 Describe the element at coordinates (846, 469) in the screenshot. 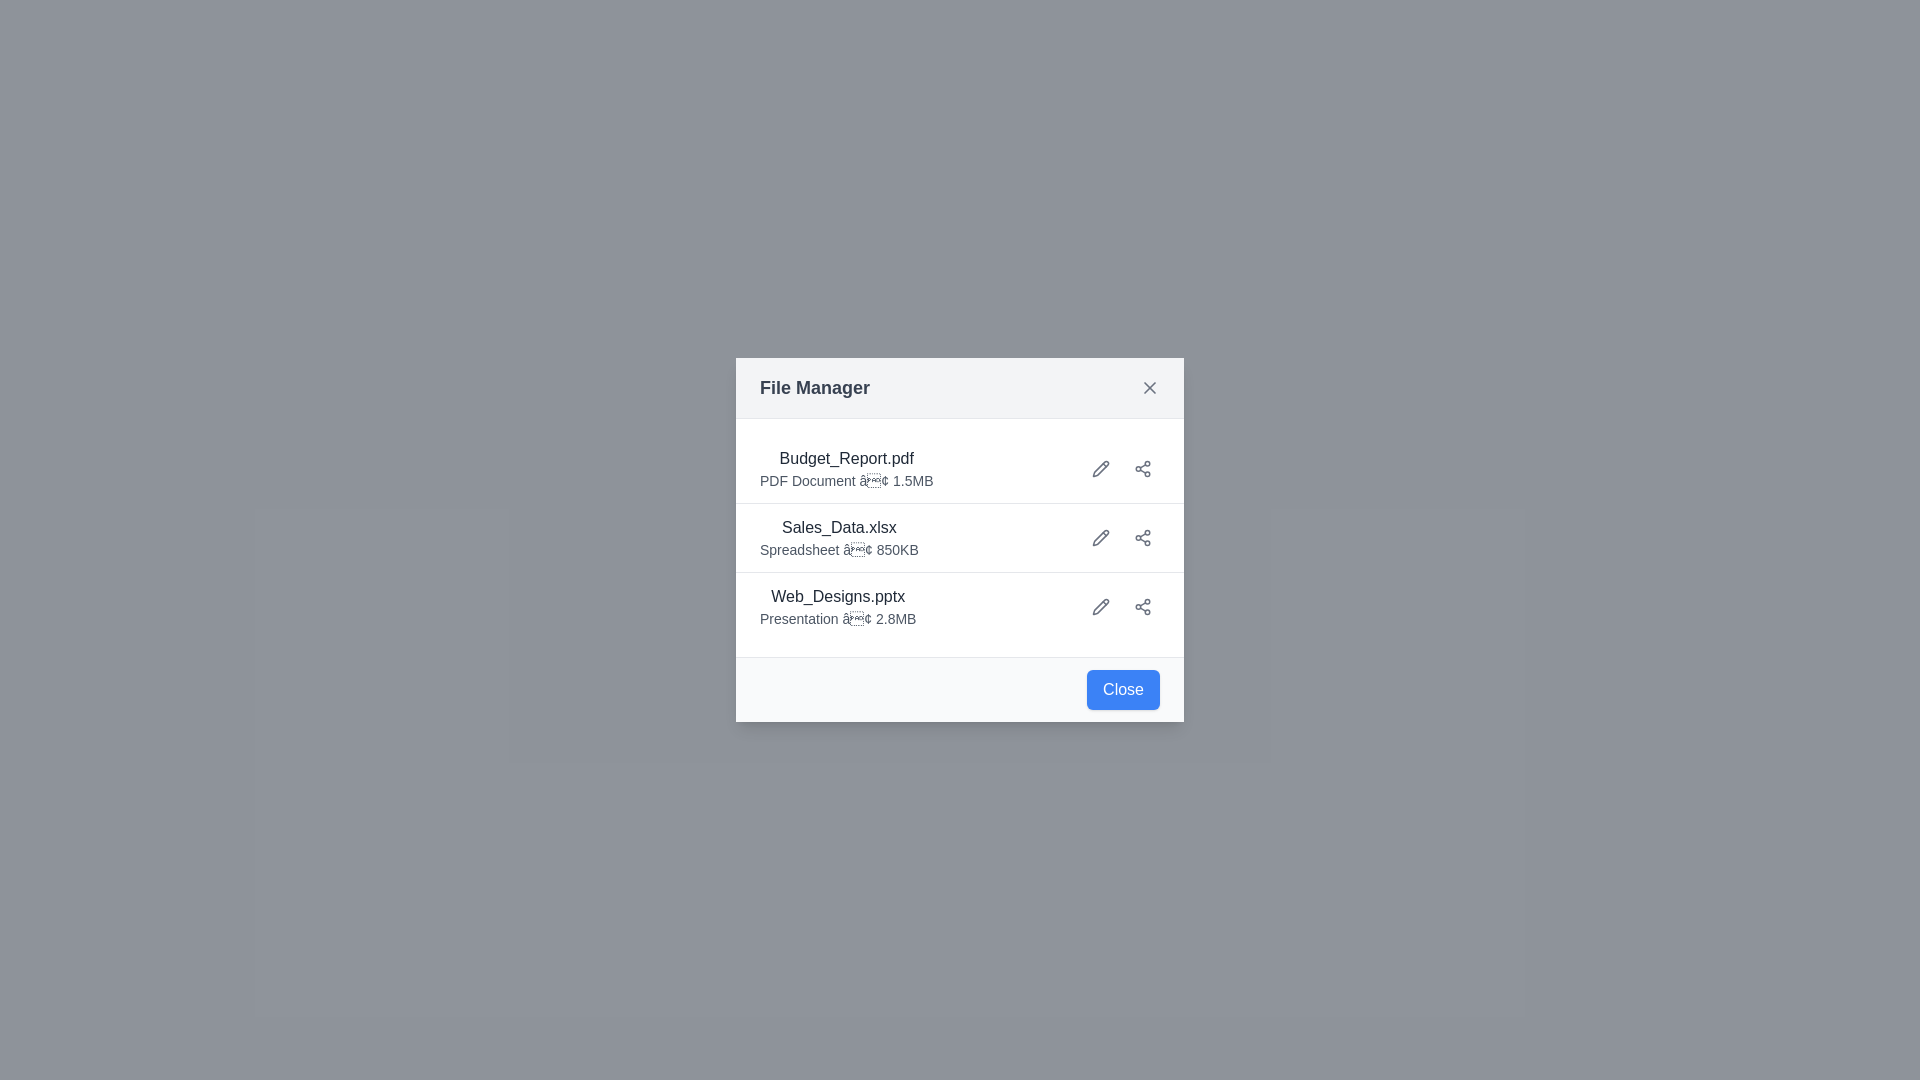

I see `the file entry Budget_Report.pdf` at that location.